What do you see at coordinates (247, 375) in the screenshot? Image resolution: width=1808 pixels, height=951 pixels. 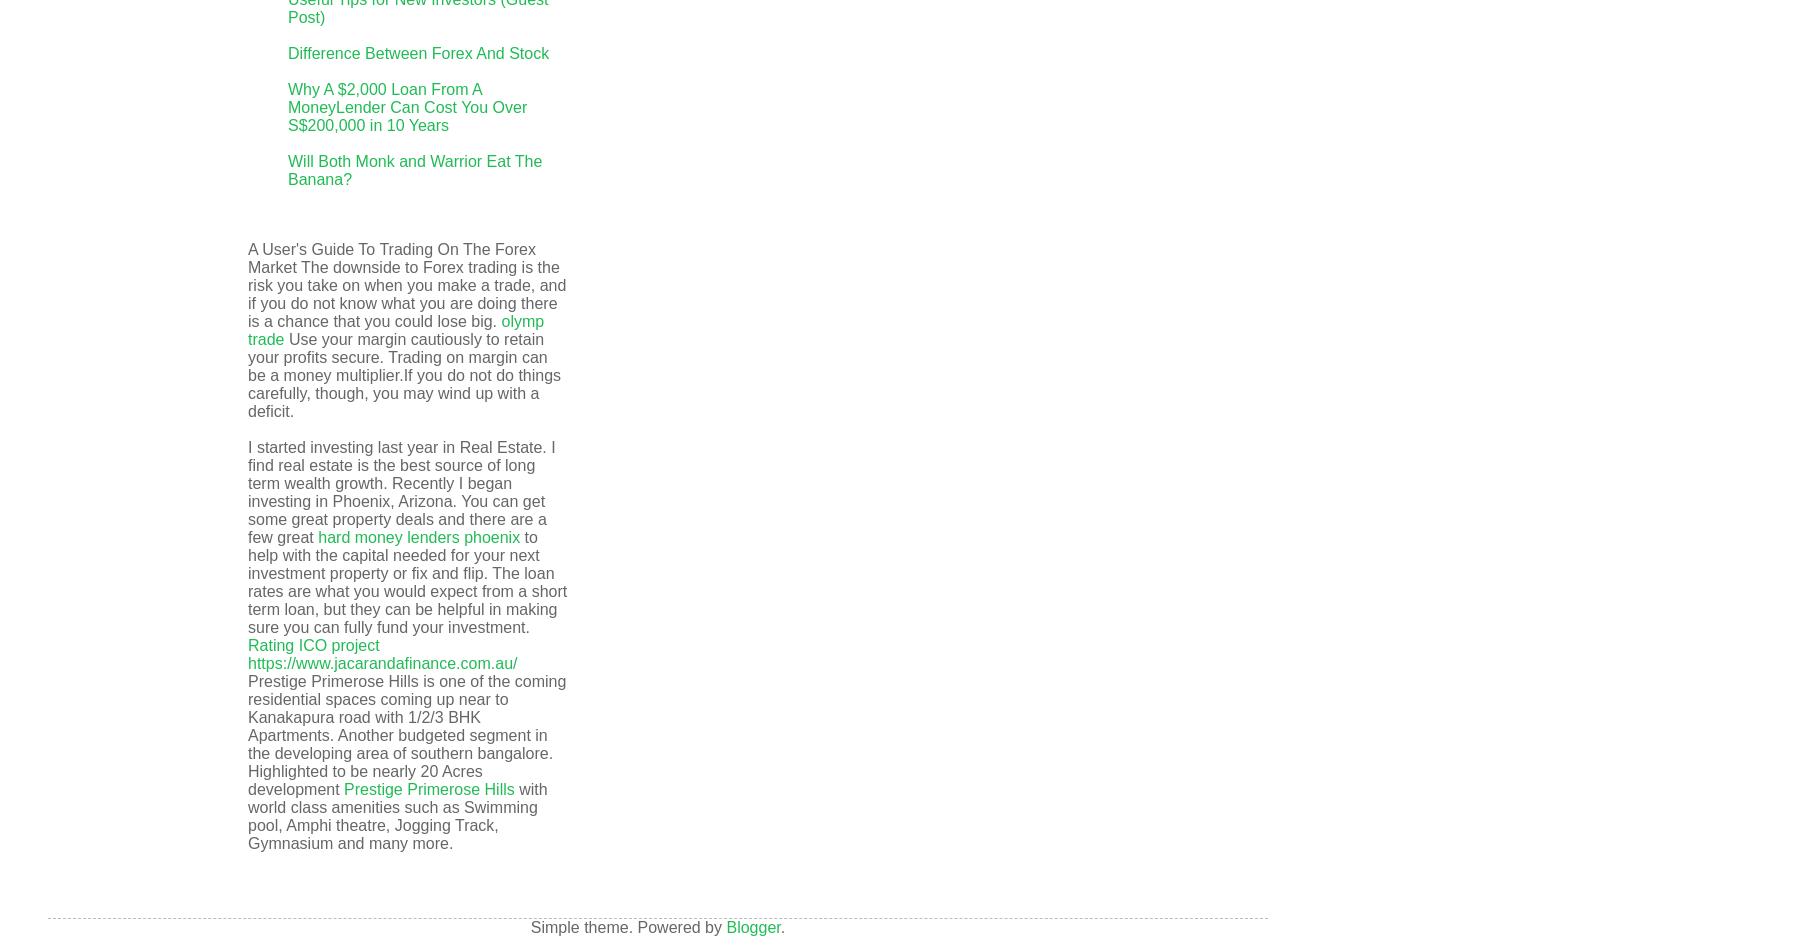 I see `'Use your margin cautiously to retain your profits secure. Trading on margin can be a money multiplier.If you do not do things carefully, though, you may wind up with a deficit.'` at bounding box center [247, 375].